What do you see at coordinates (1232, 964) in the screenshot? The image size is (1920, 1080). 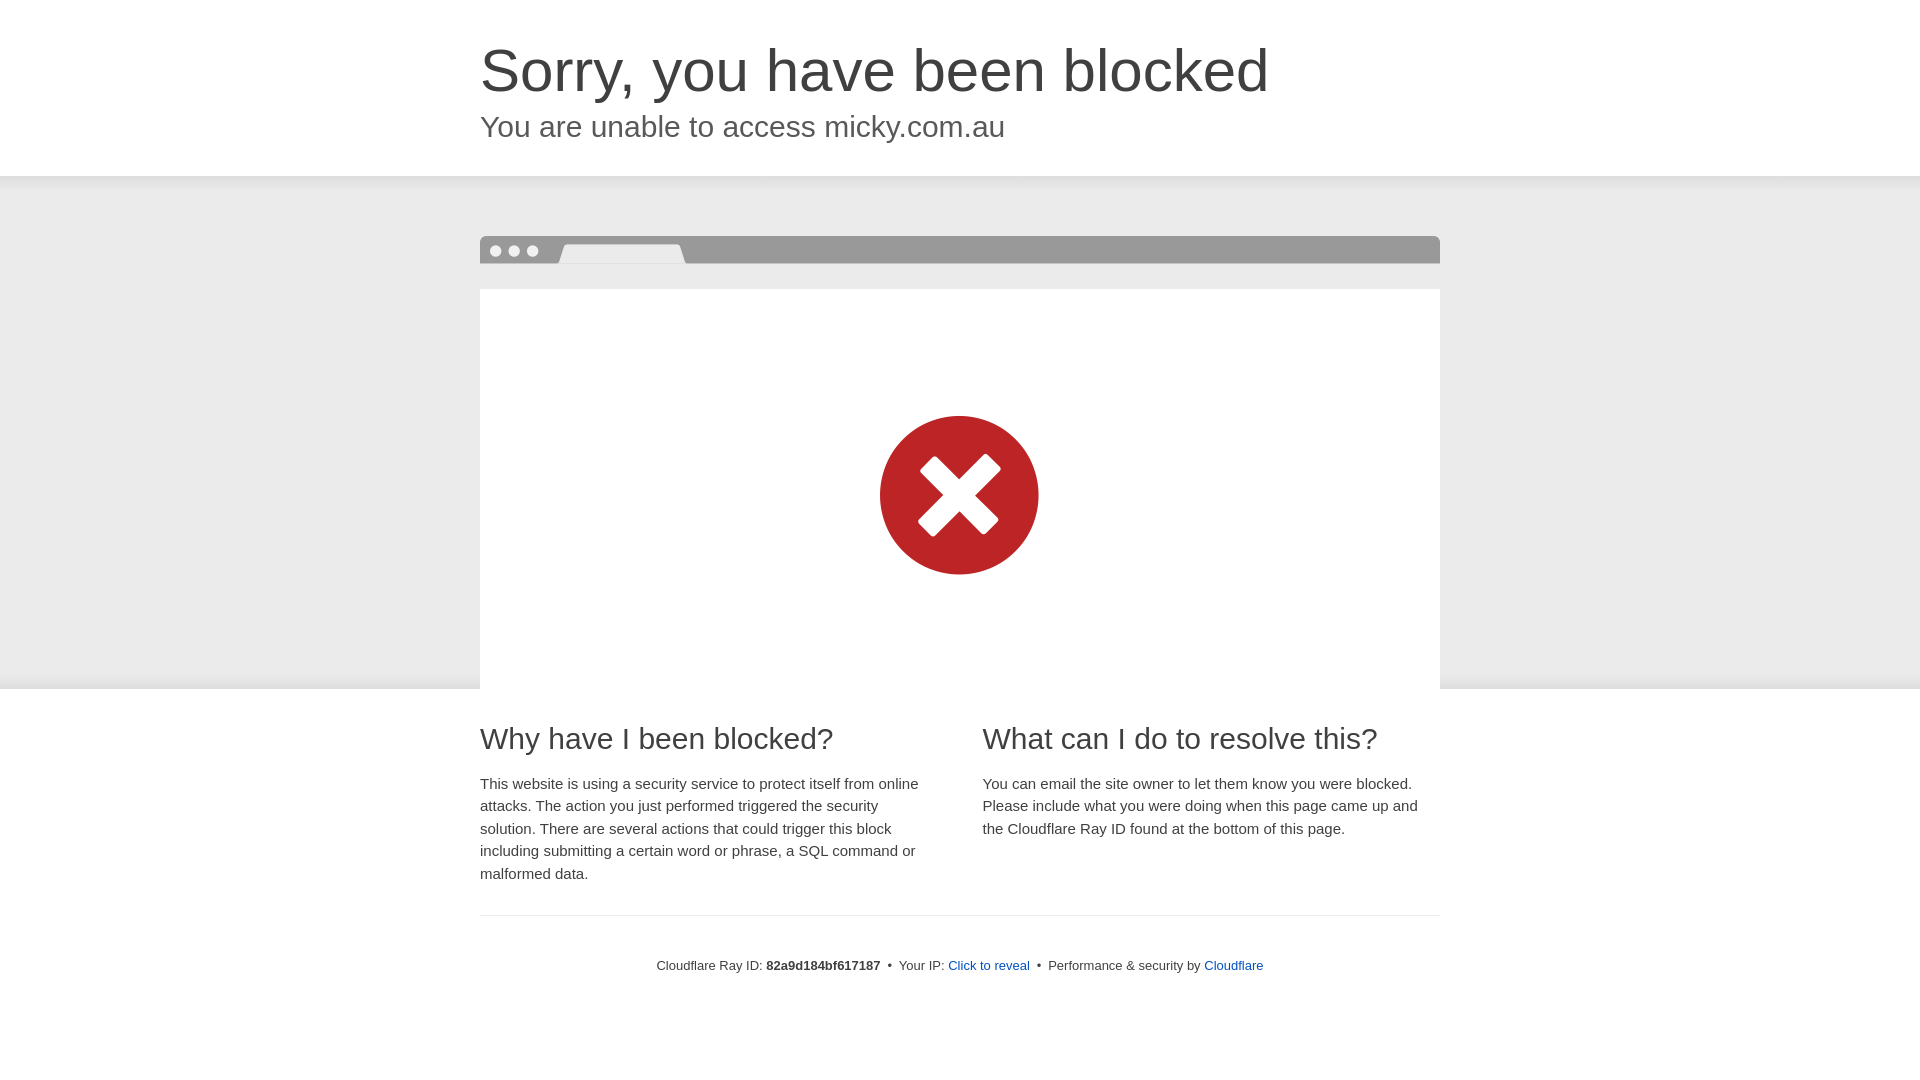 I see `'Cloudflare'` at bounding box center [1232, 964].